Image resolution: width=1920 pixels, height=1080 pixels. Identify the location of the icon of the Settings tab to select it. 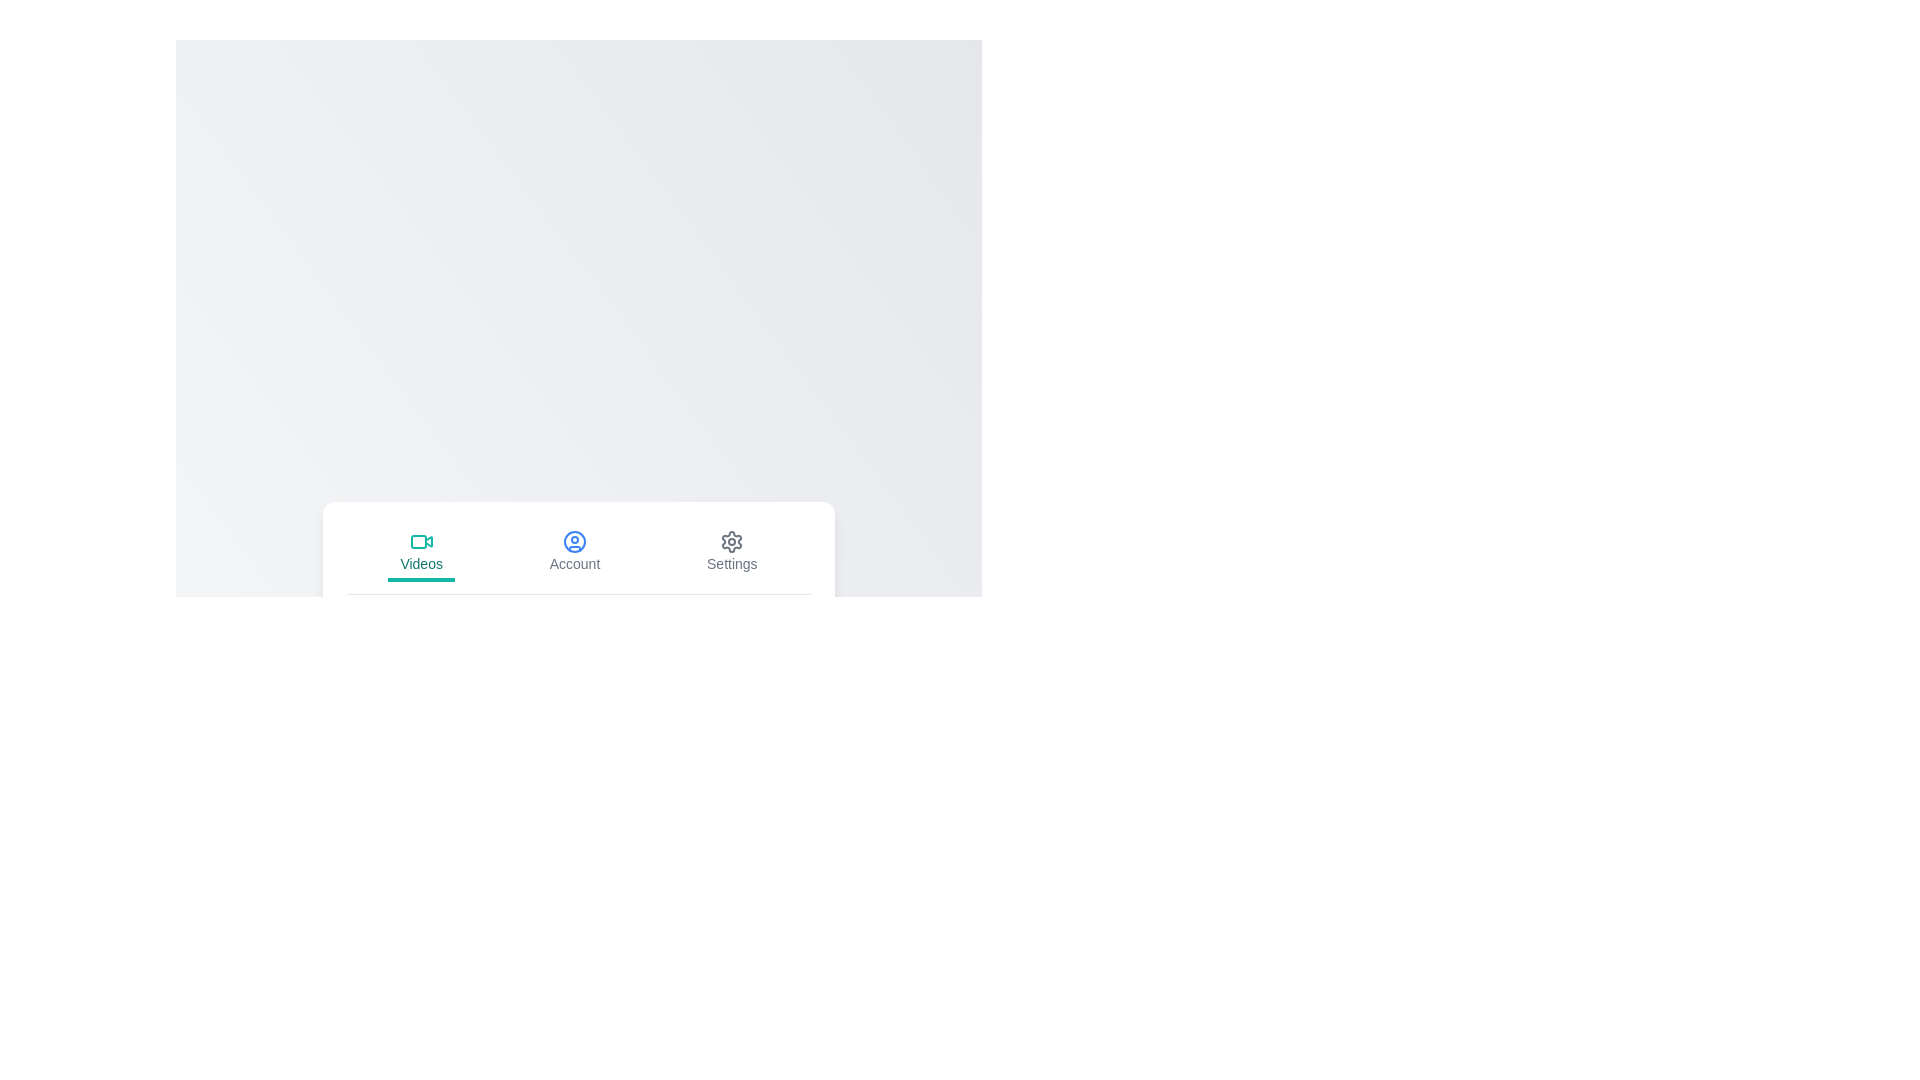
(731, 541).